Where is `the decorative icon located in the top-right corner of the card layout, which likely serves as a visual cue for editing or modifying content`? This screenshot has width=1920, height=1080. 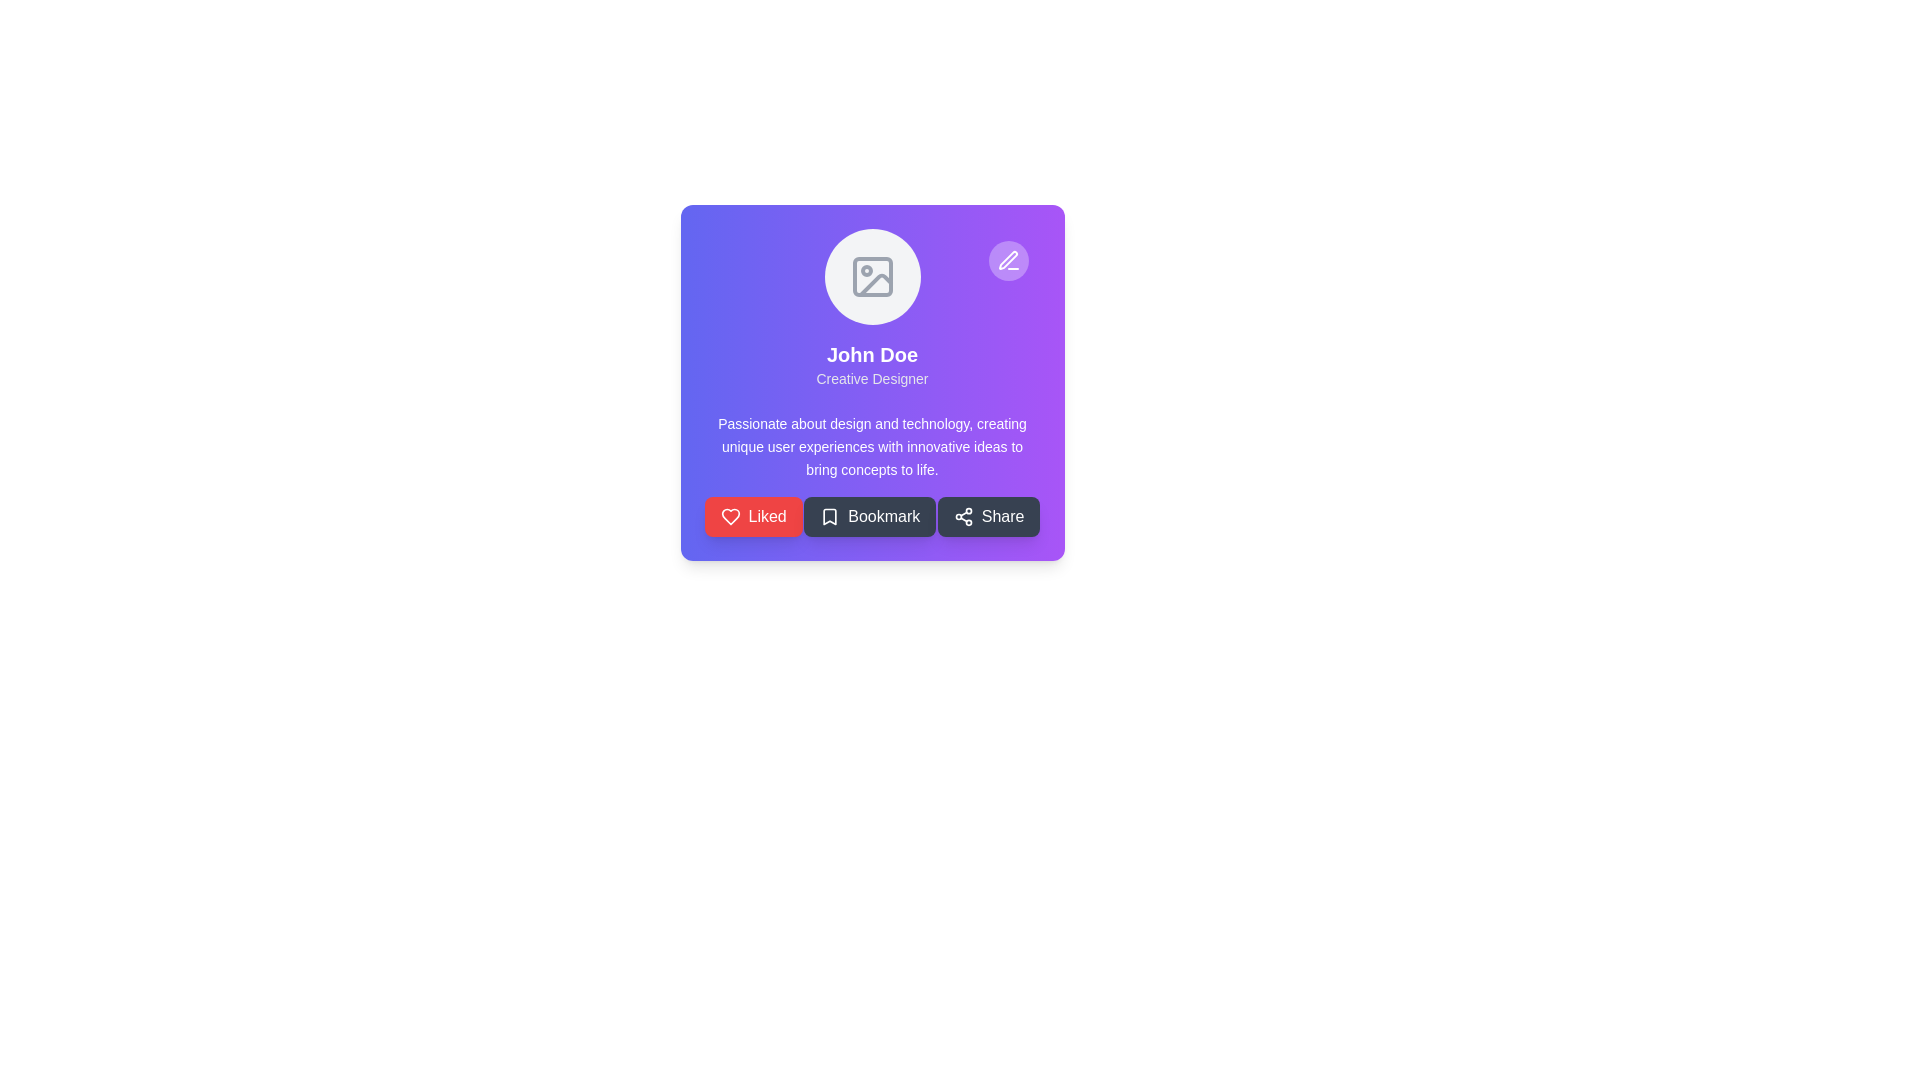
the decorative icon located in the top-right corner of the card layout, which likely serves as a visual cue for editing or modifying content is located at coordinates (1008, 259).